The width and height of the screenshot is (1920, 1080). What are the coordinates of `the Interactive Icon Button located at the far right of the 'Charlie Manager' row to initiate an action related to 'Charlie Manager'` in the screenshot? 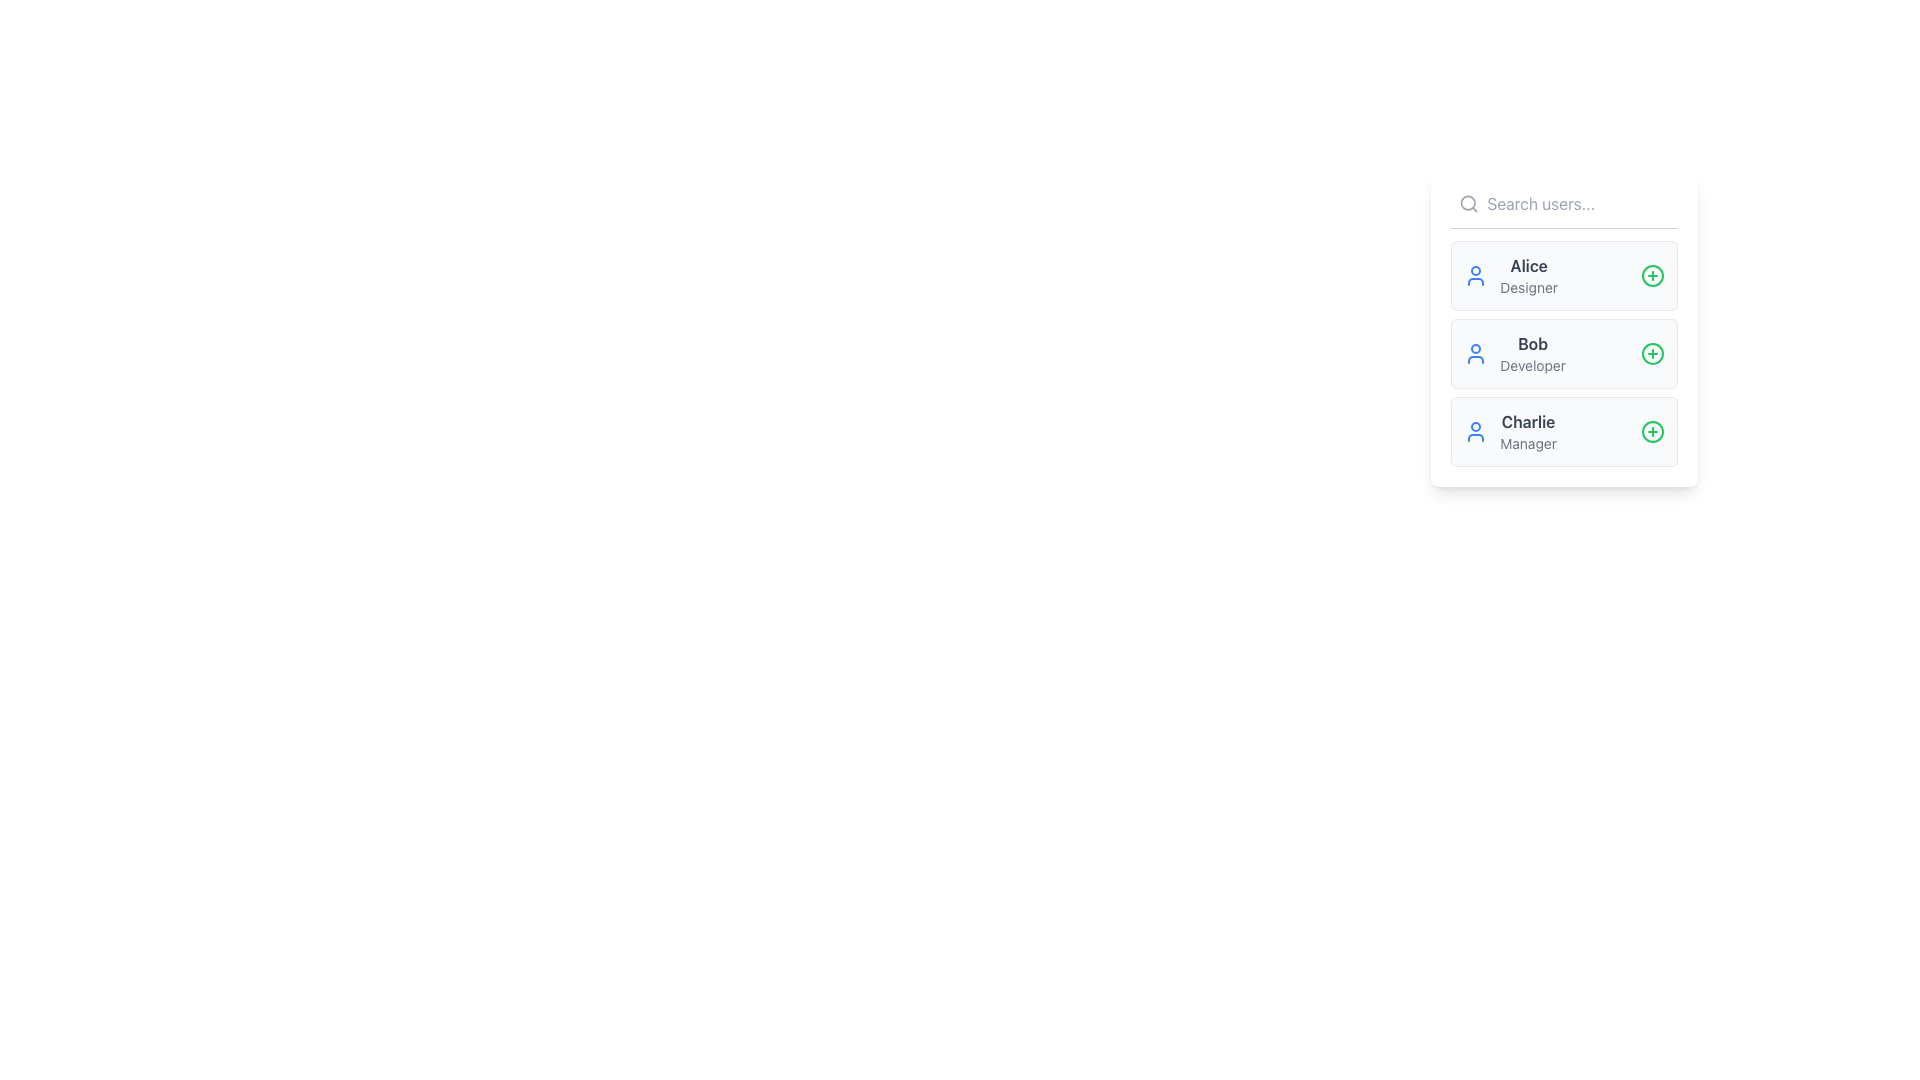 It's located at (1651, 431).